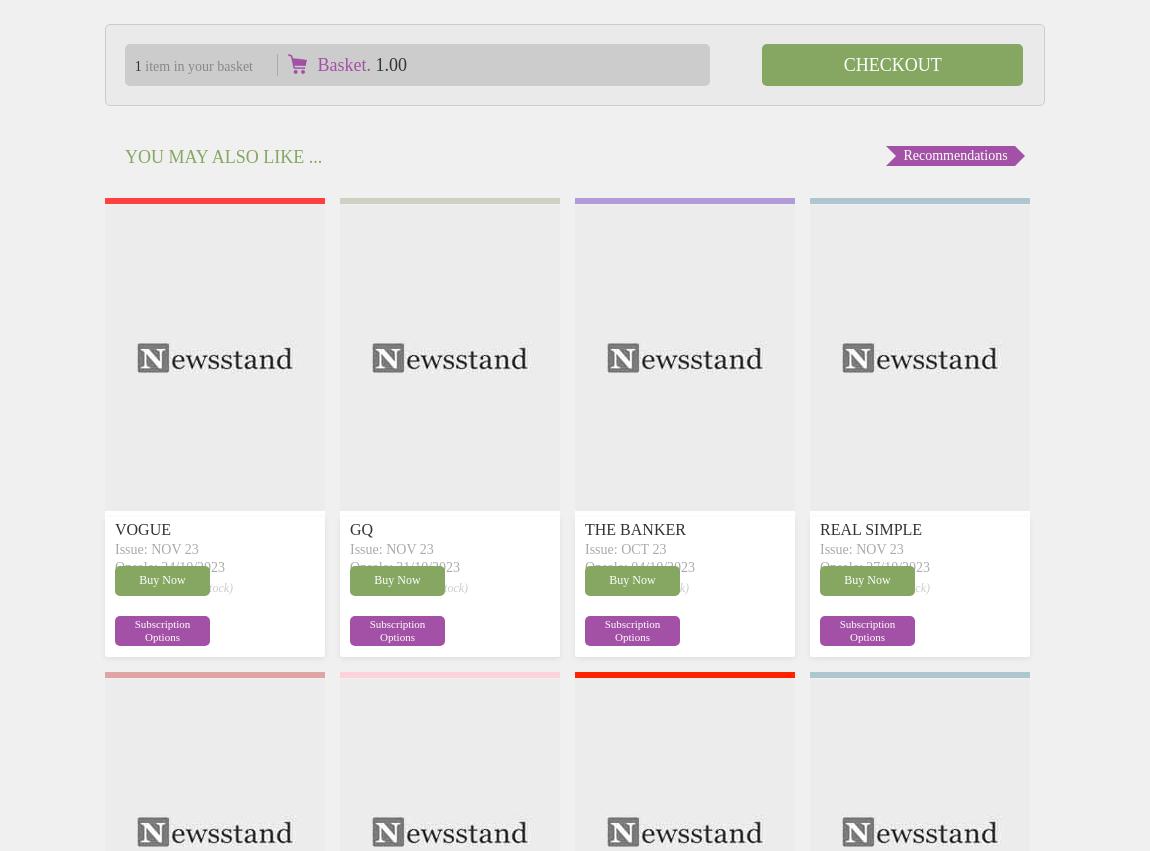 The width and height of the screenshot is (1150, 851). I want to click on 'Checkout', so click(892, 65).